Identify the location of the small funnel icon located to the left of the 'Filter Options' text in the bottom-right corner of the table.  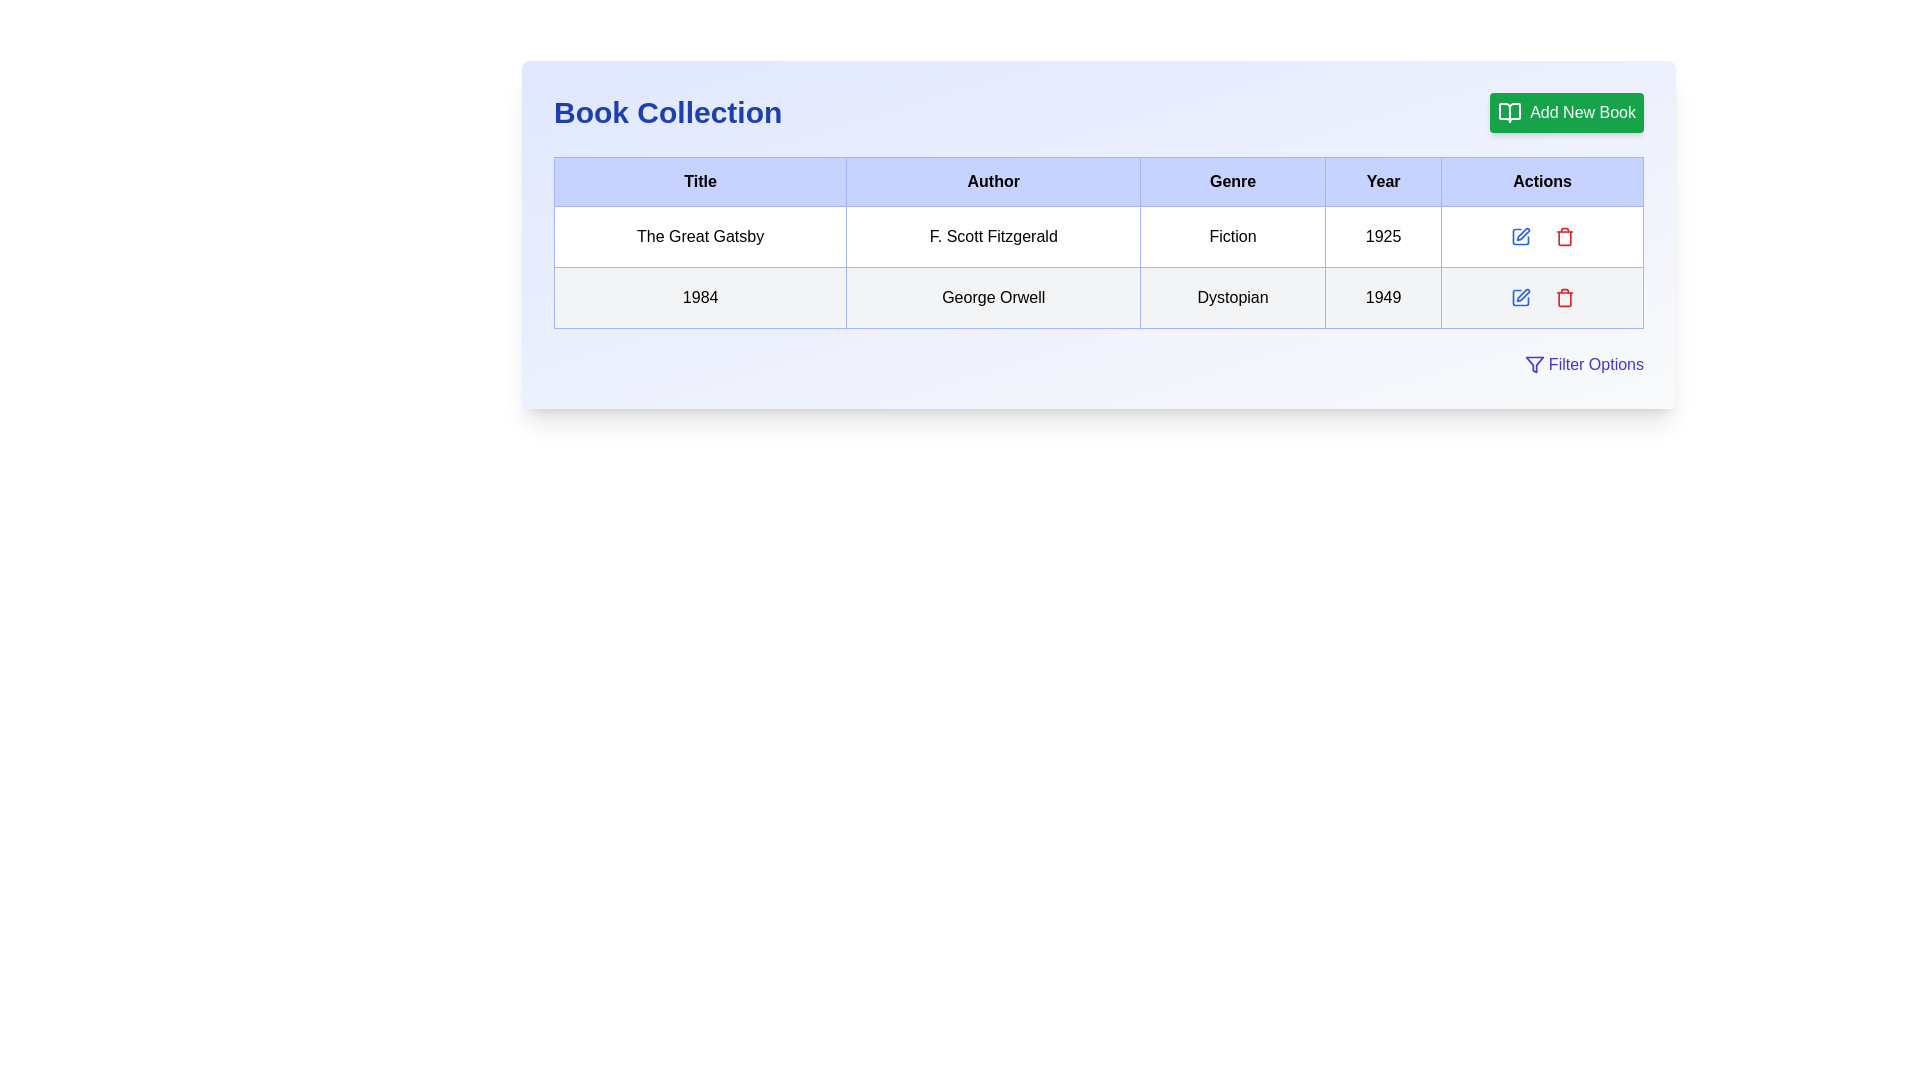
(1533, 365).